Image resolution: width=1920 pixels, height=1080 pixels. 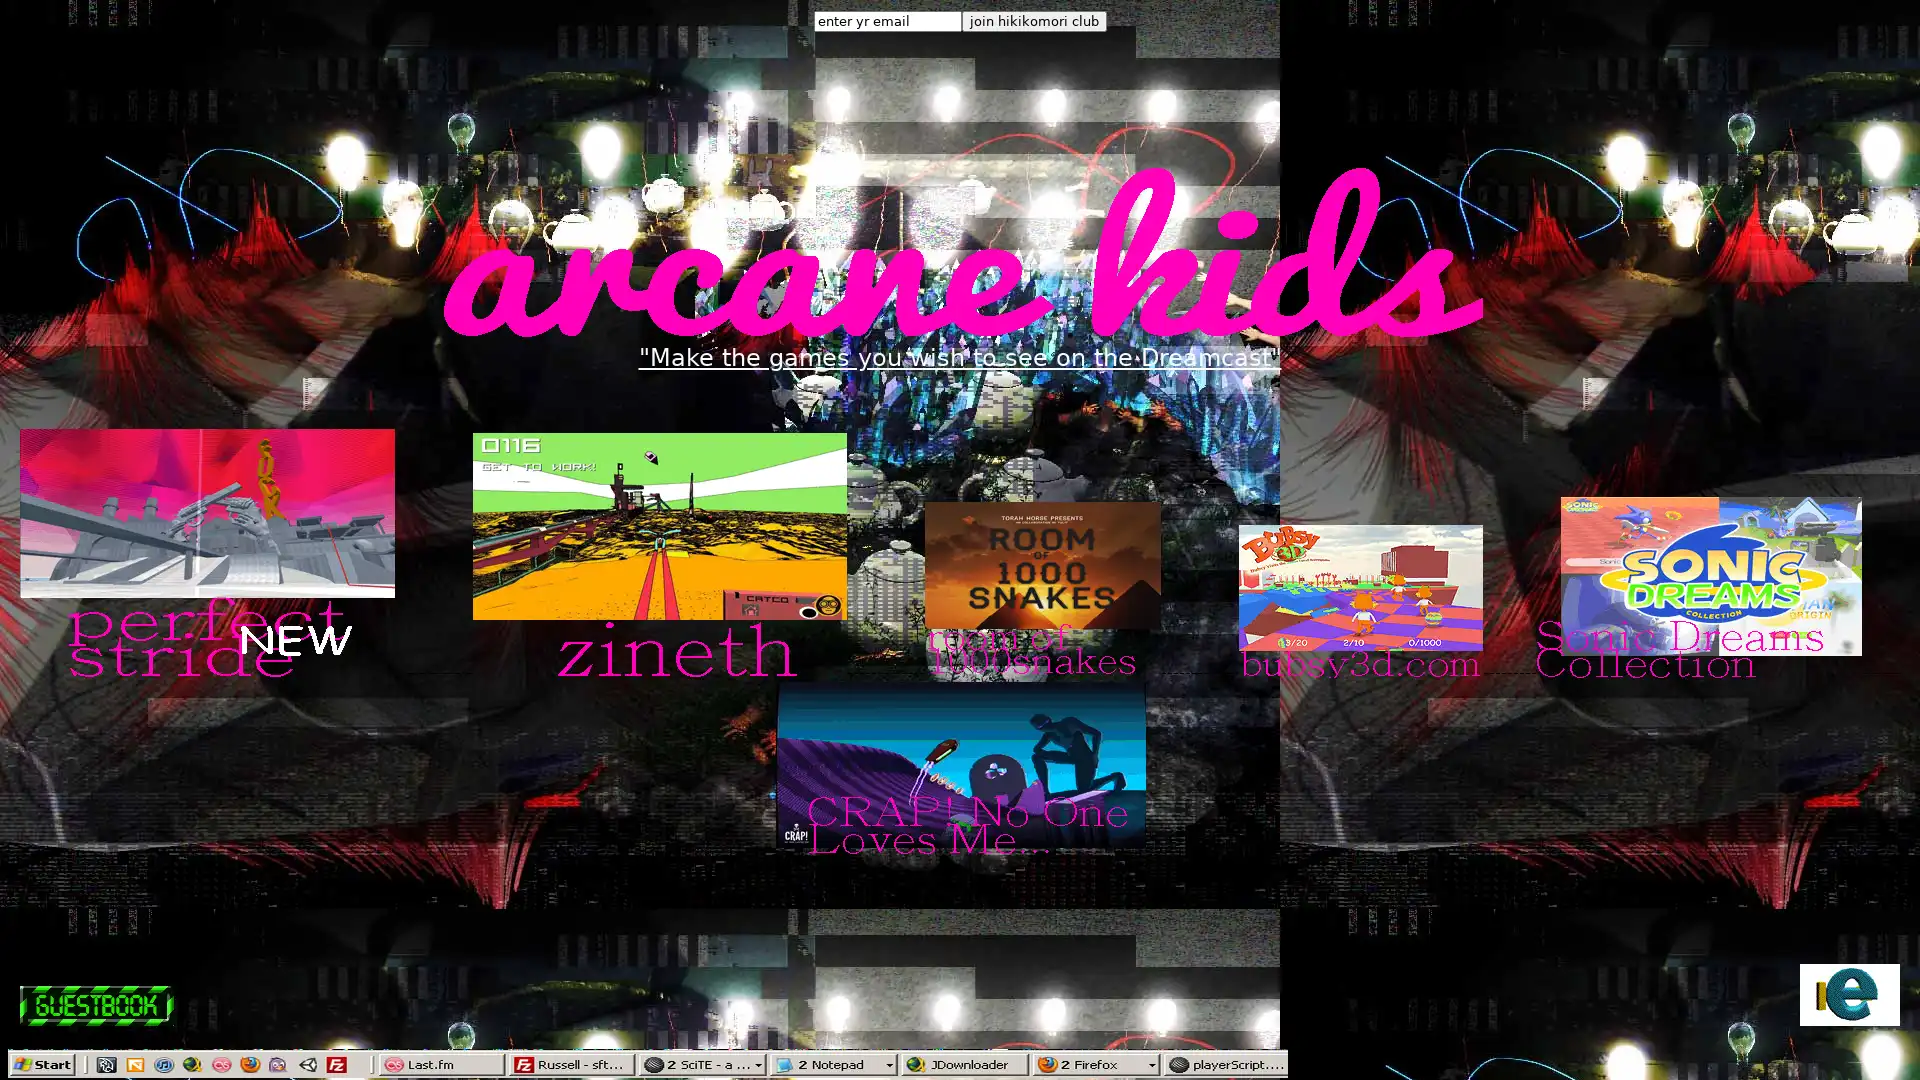 What do you see at coordinates (1033, 21) in the screenshot?
I see `join hikikomori club` at bounding box center [1033, 21].